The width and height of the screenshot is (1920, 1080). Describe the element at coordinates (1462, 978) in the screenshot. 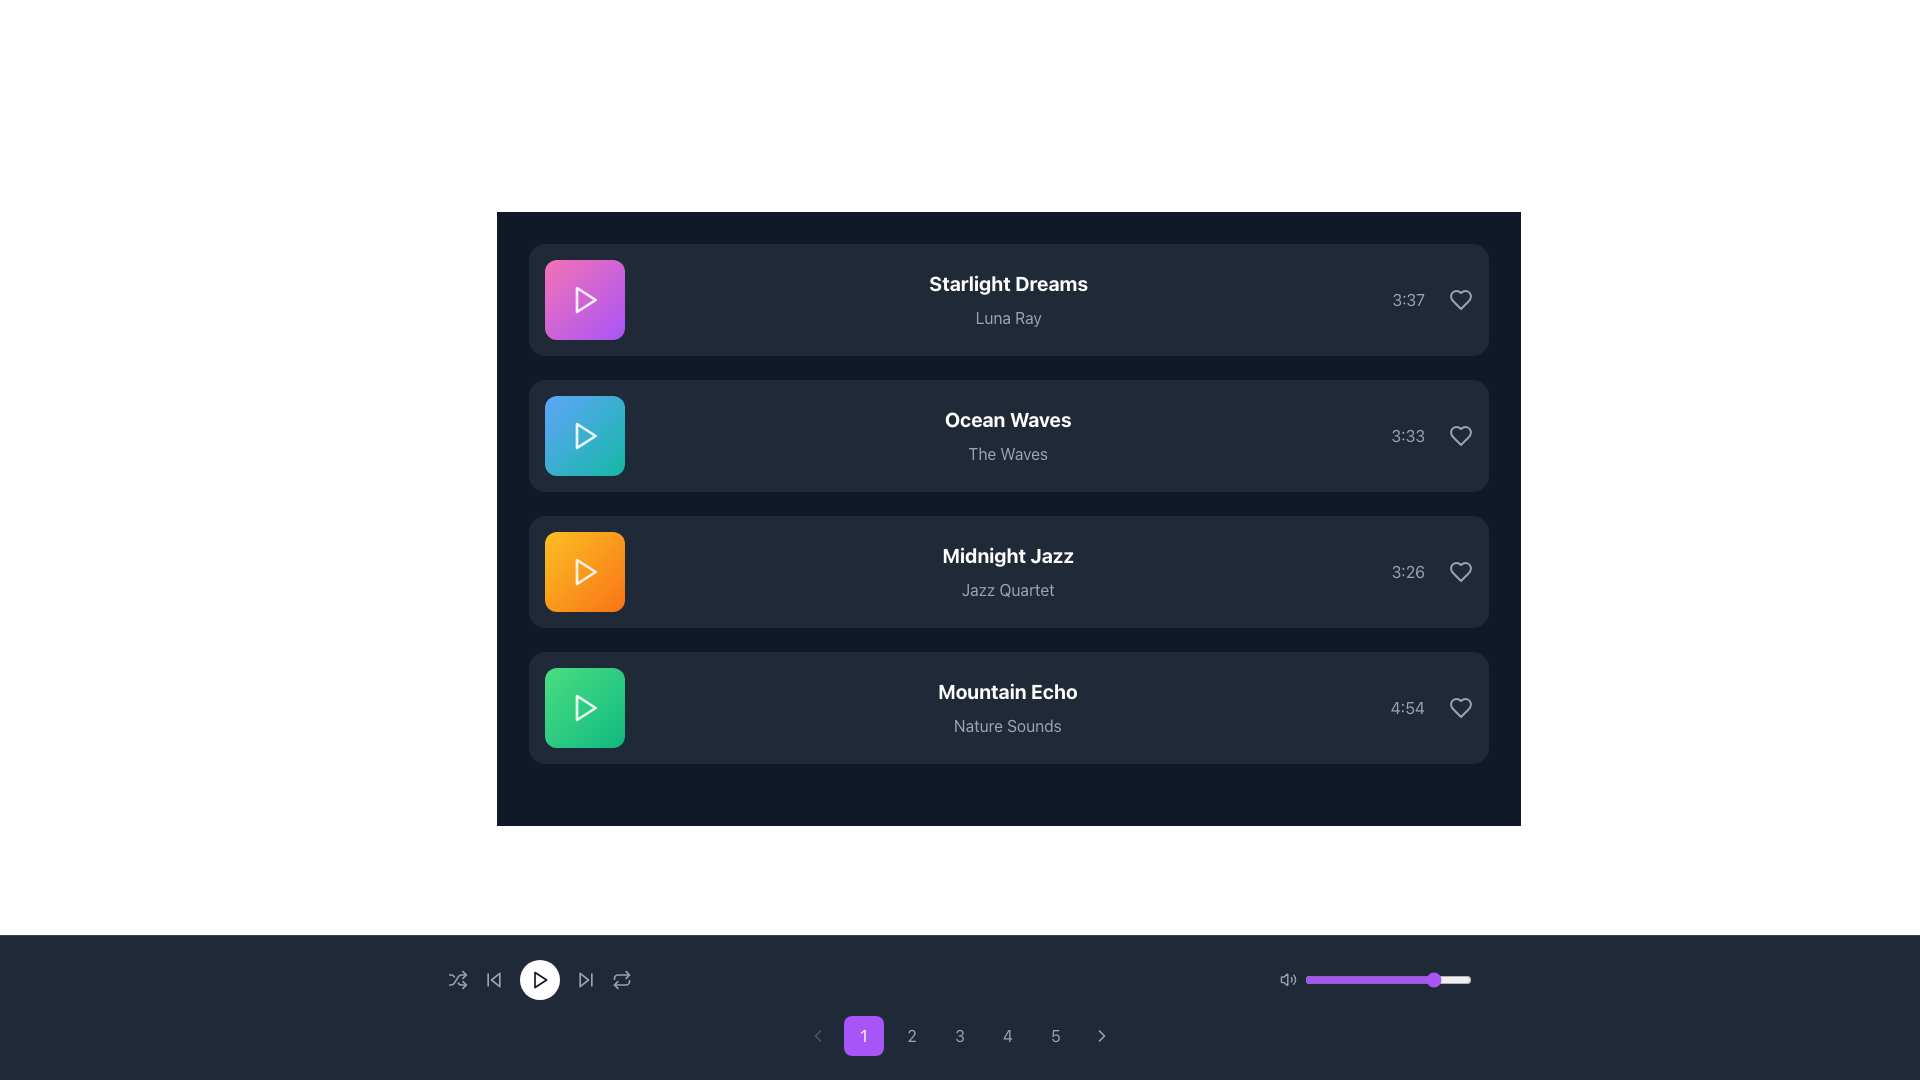

I see `the slider value` at that location.